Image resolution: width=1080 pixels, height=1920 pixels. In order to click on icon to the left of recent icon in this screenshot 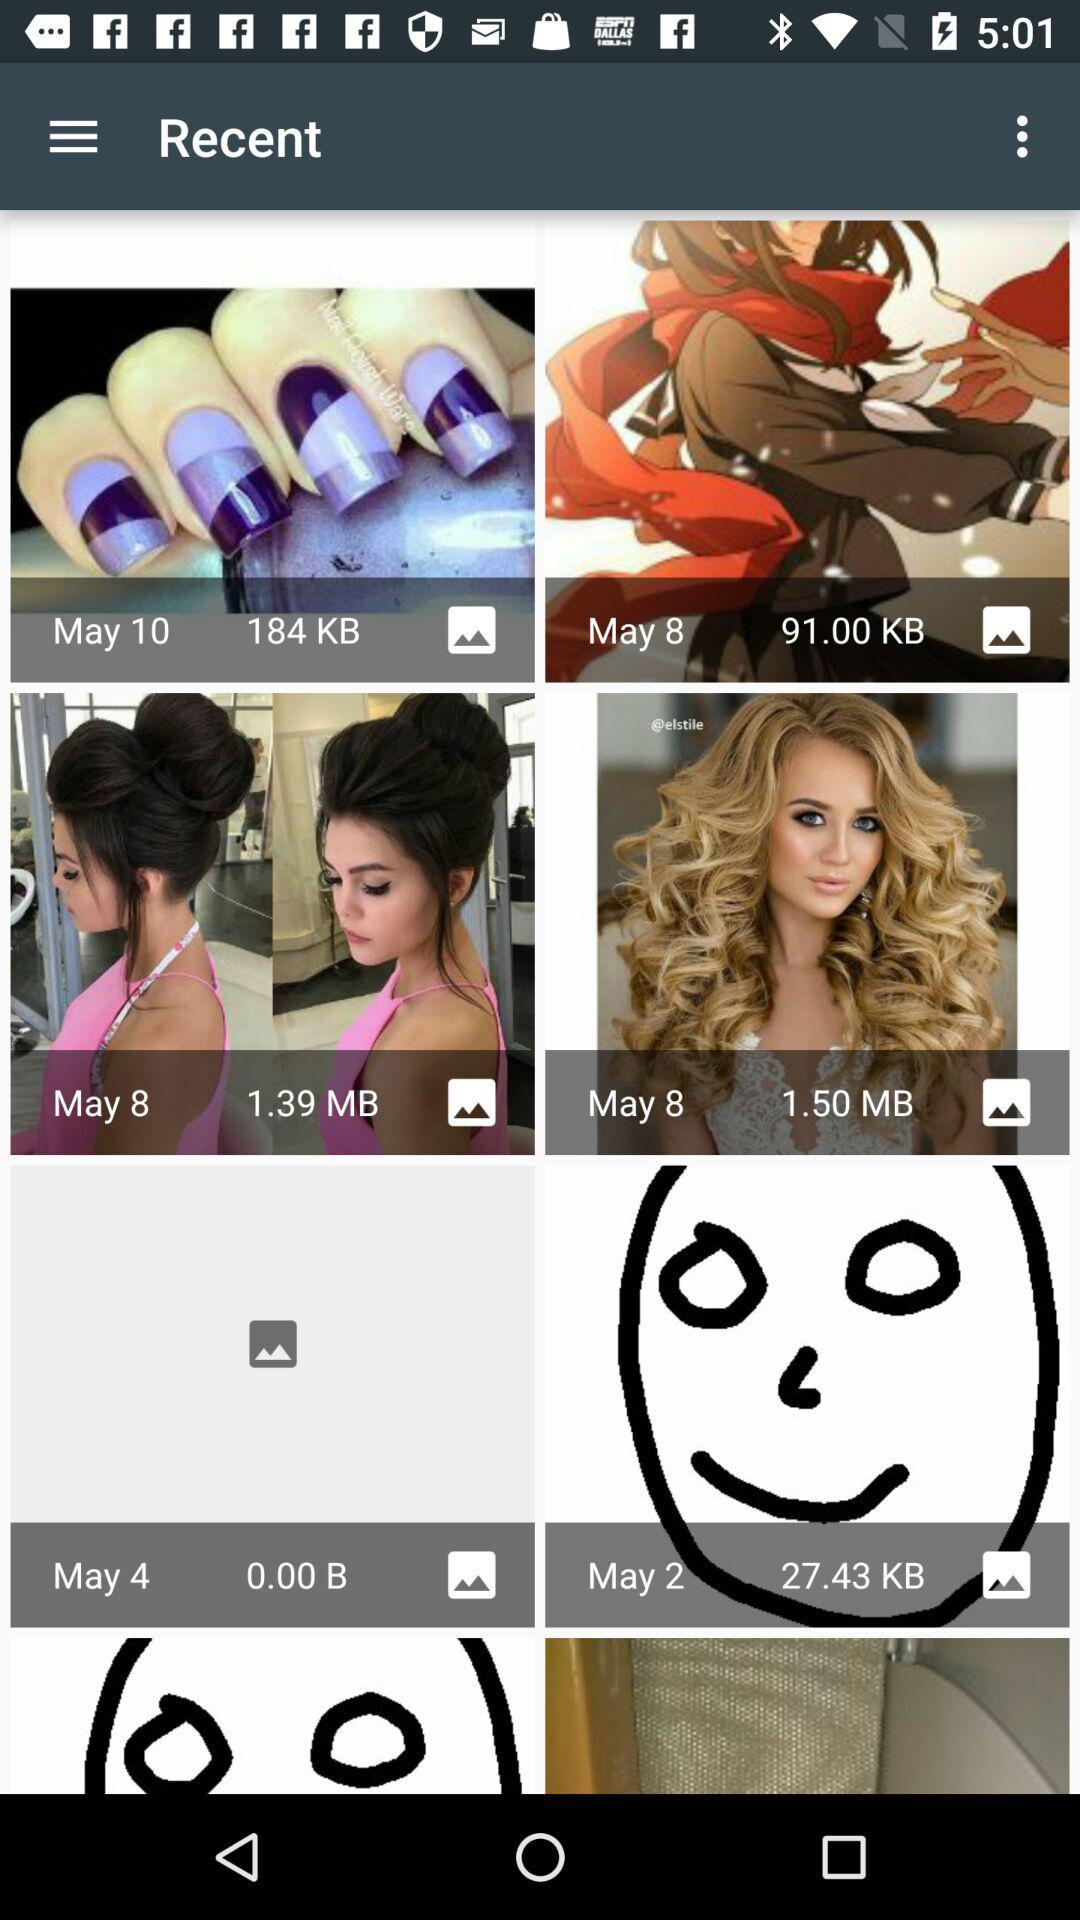, I will do `click(72, 135)`.